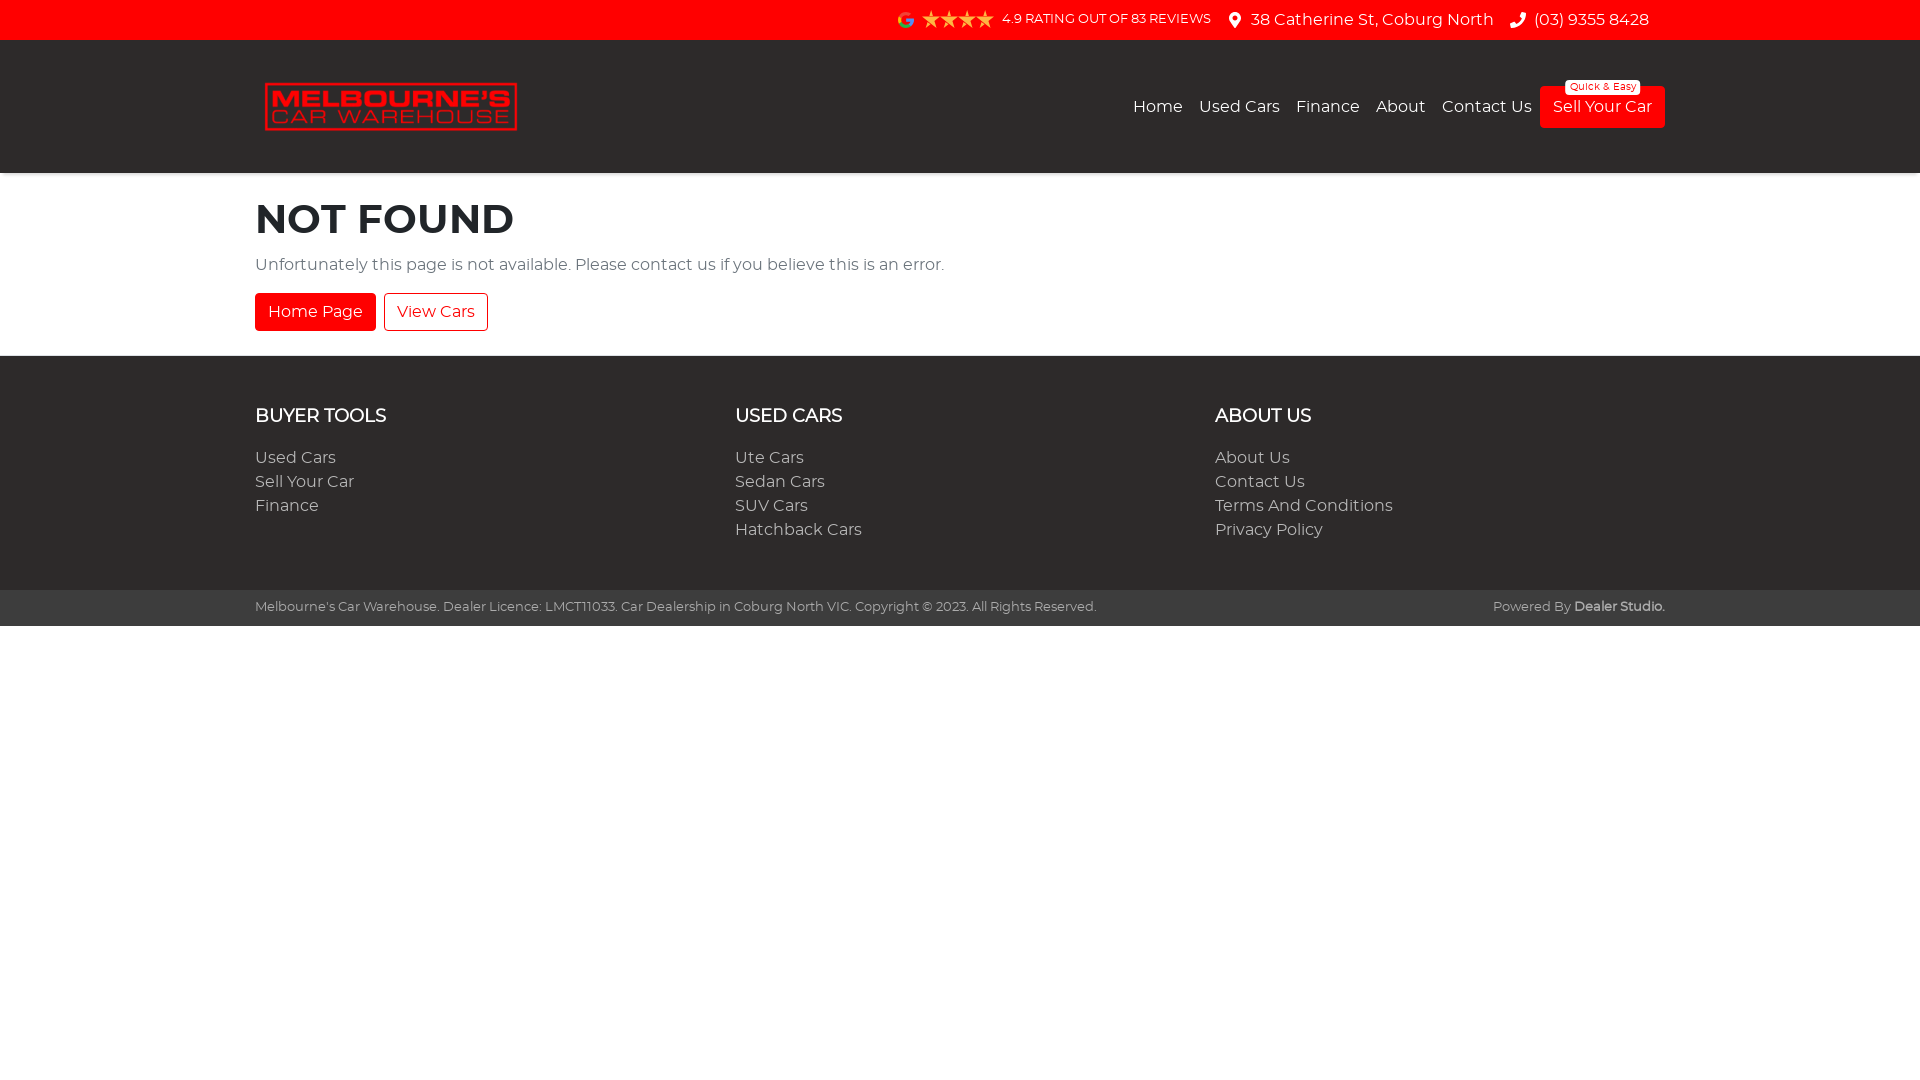 The image size is (1920, 1080). Describe the element at coordinates (1487, 105) in the screenshot. I see `'Contact Us'` at that location.